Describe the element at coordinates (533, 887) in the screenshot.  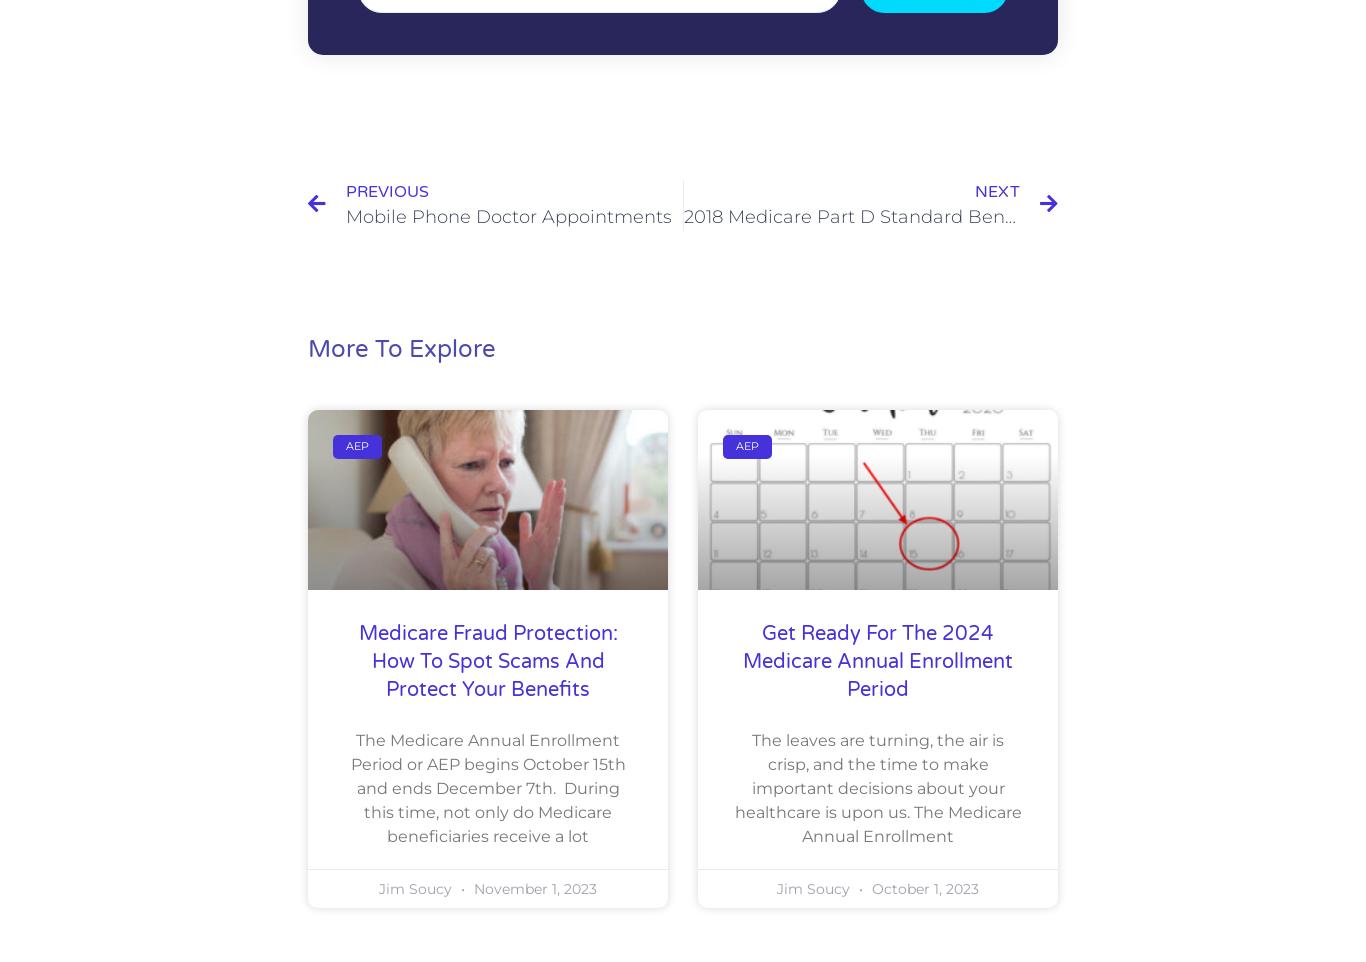
I see `'November 1, 2023'` at that location.